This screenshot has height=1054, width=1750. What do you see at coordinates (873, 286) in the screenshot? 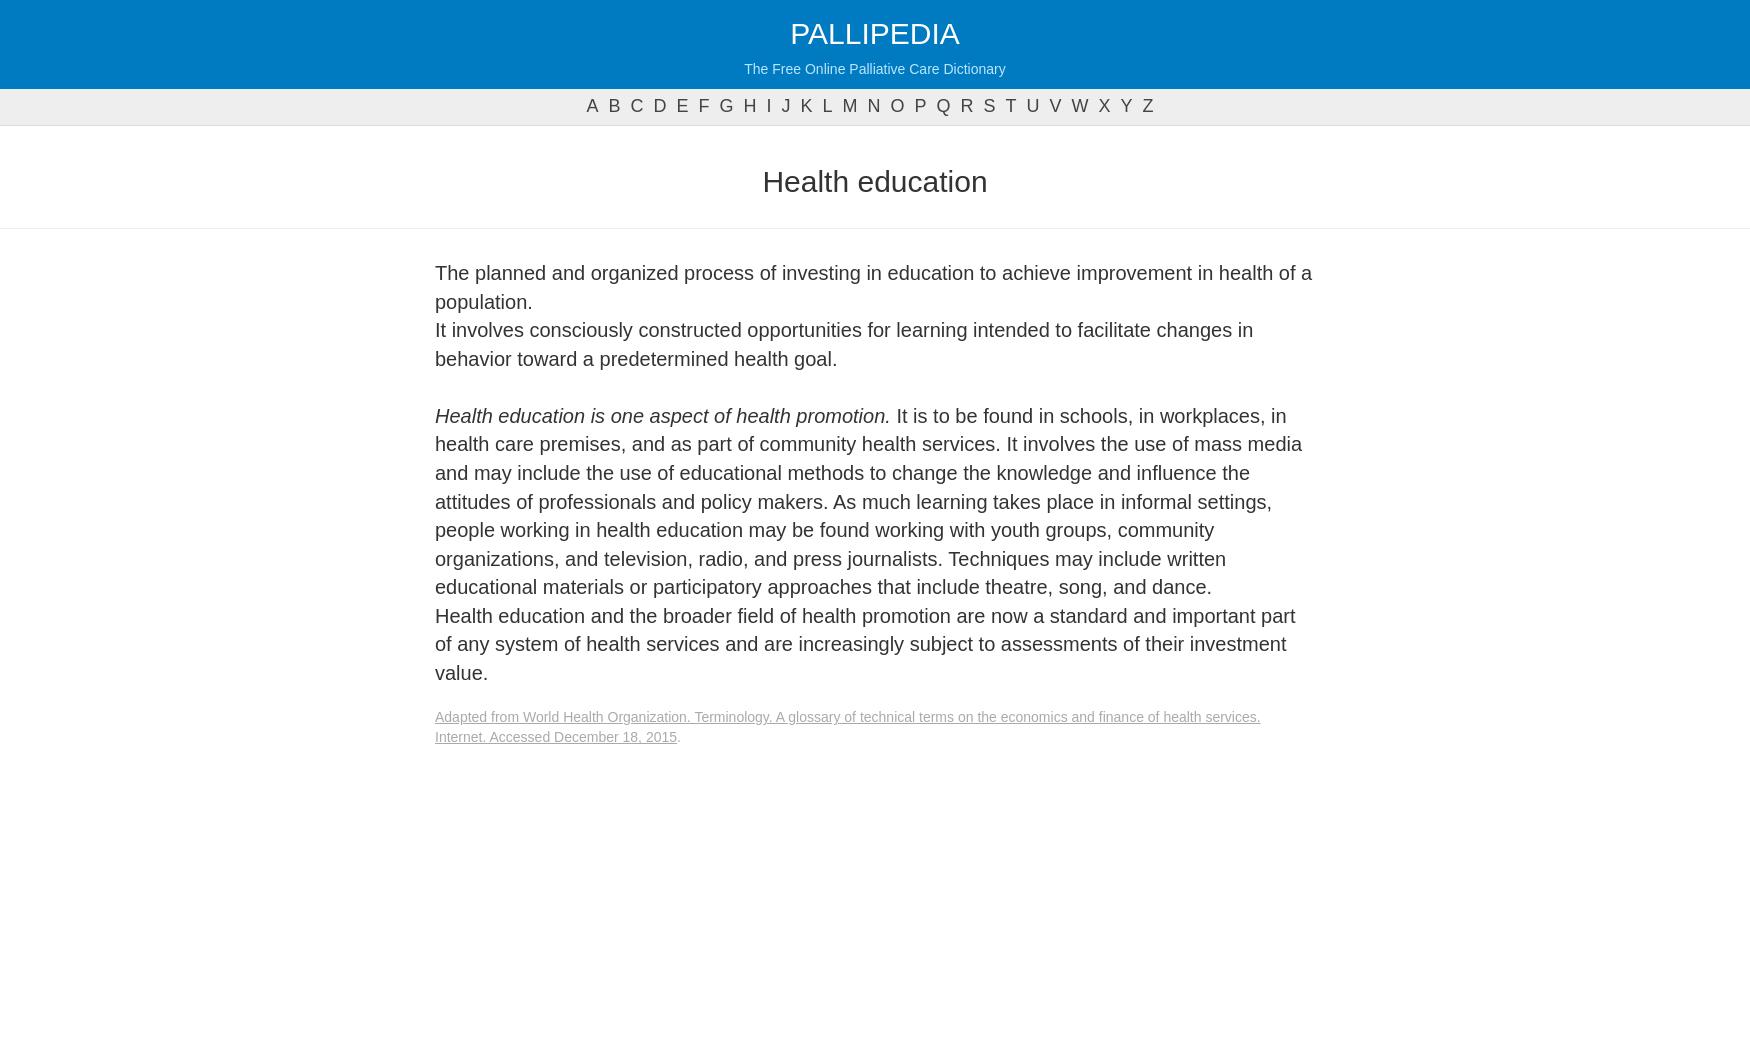
I see `'The planned and organized process of investing in education to achieve improvement in health of a population.'` at bounding box center [873, 286].